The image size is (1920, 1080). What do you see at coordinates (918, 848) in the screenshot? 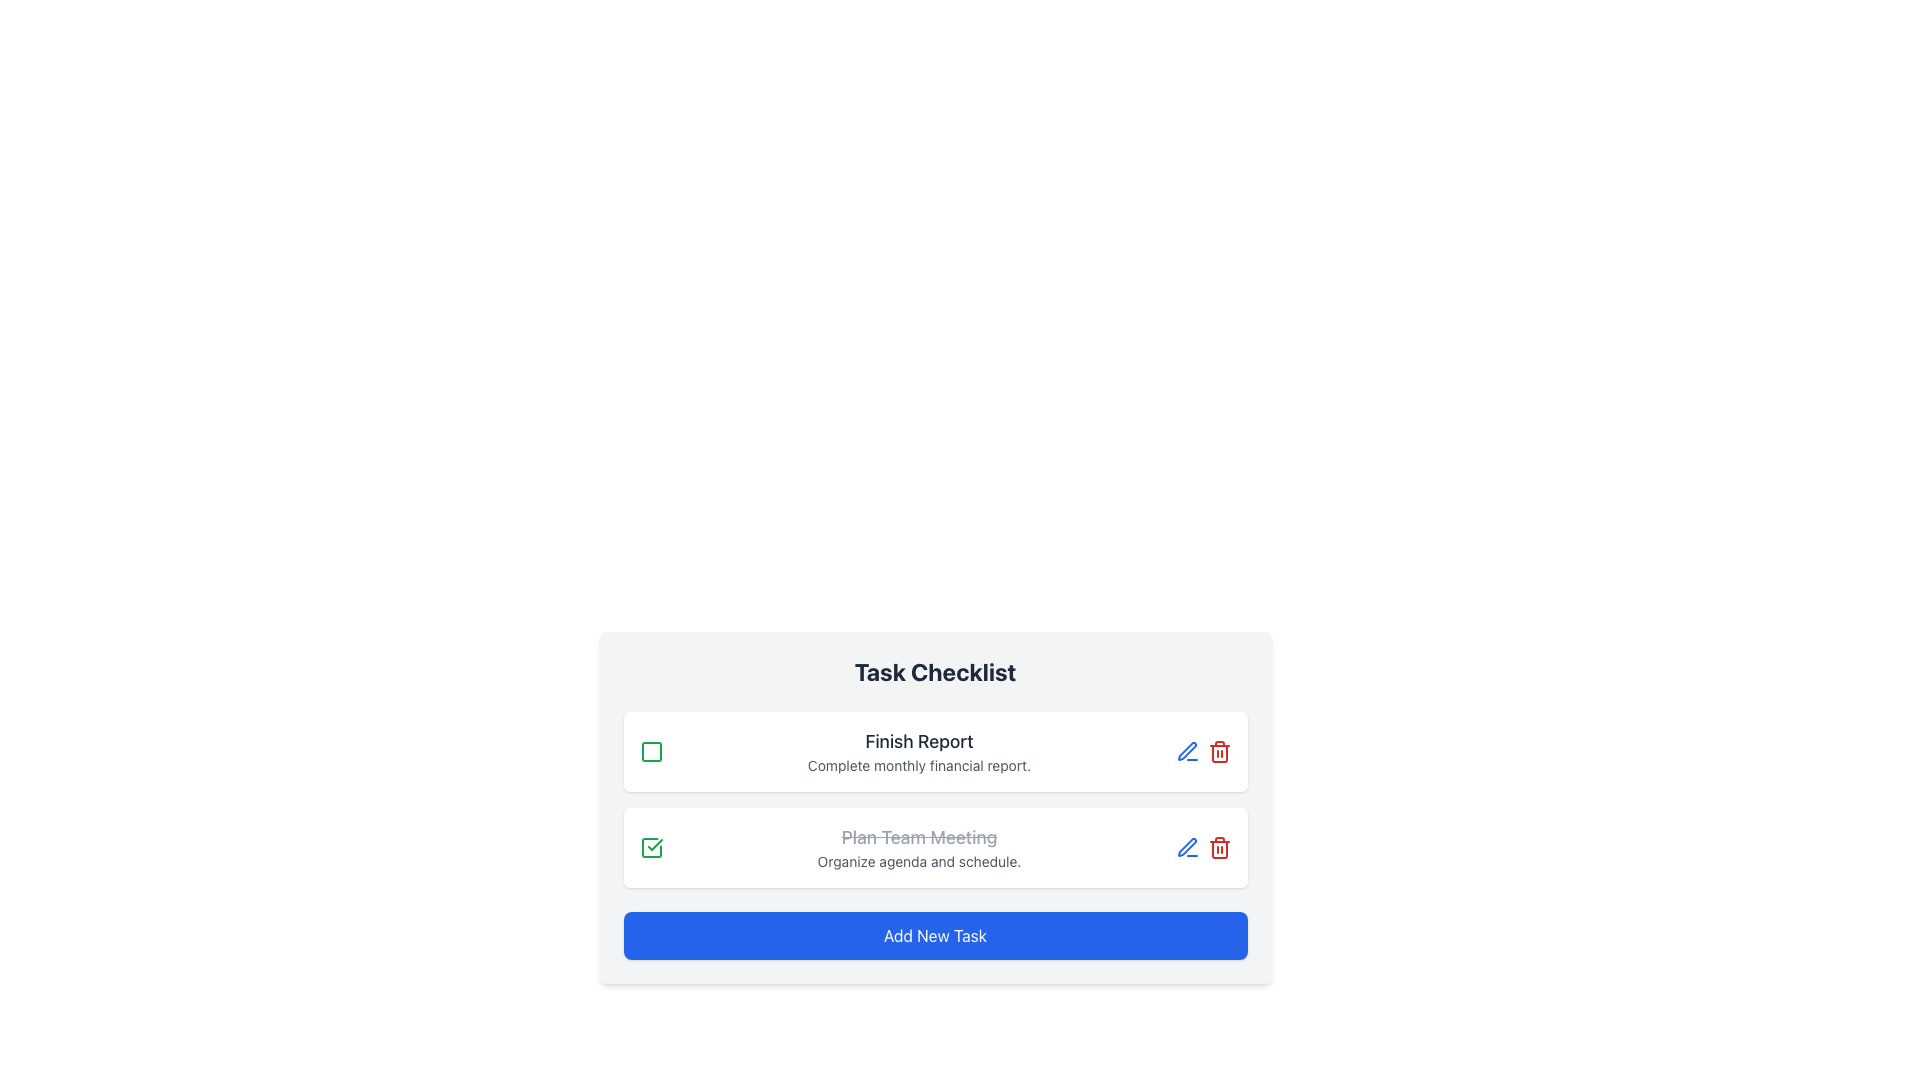
I see `the text display that informs the user about the task 'Plan Team Meeting' and its related details 'Organize agenda and schedule', which is the second entry in the task list` at bounding box center [918, 848].